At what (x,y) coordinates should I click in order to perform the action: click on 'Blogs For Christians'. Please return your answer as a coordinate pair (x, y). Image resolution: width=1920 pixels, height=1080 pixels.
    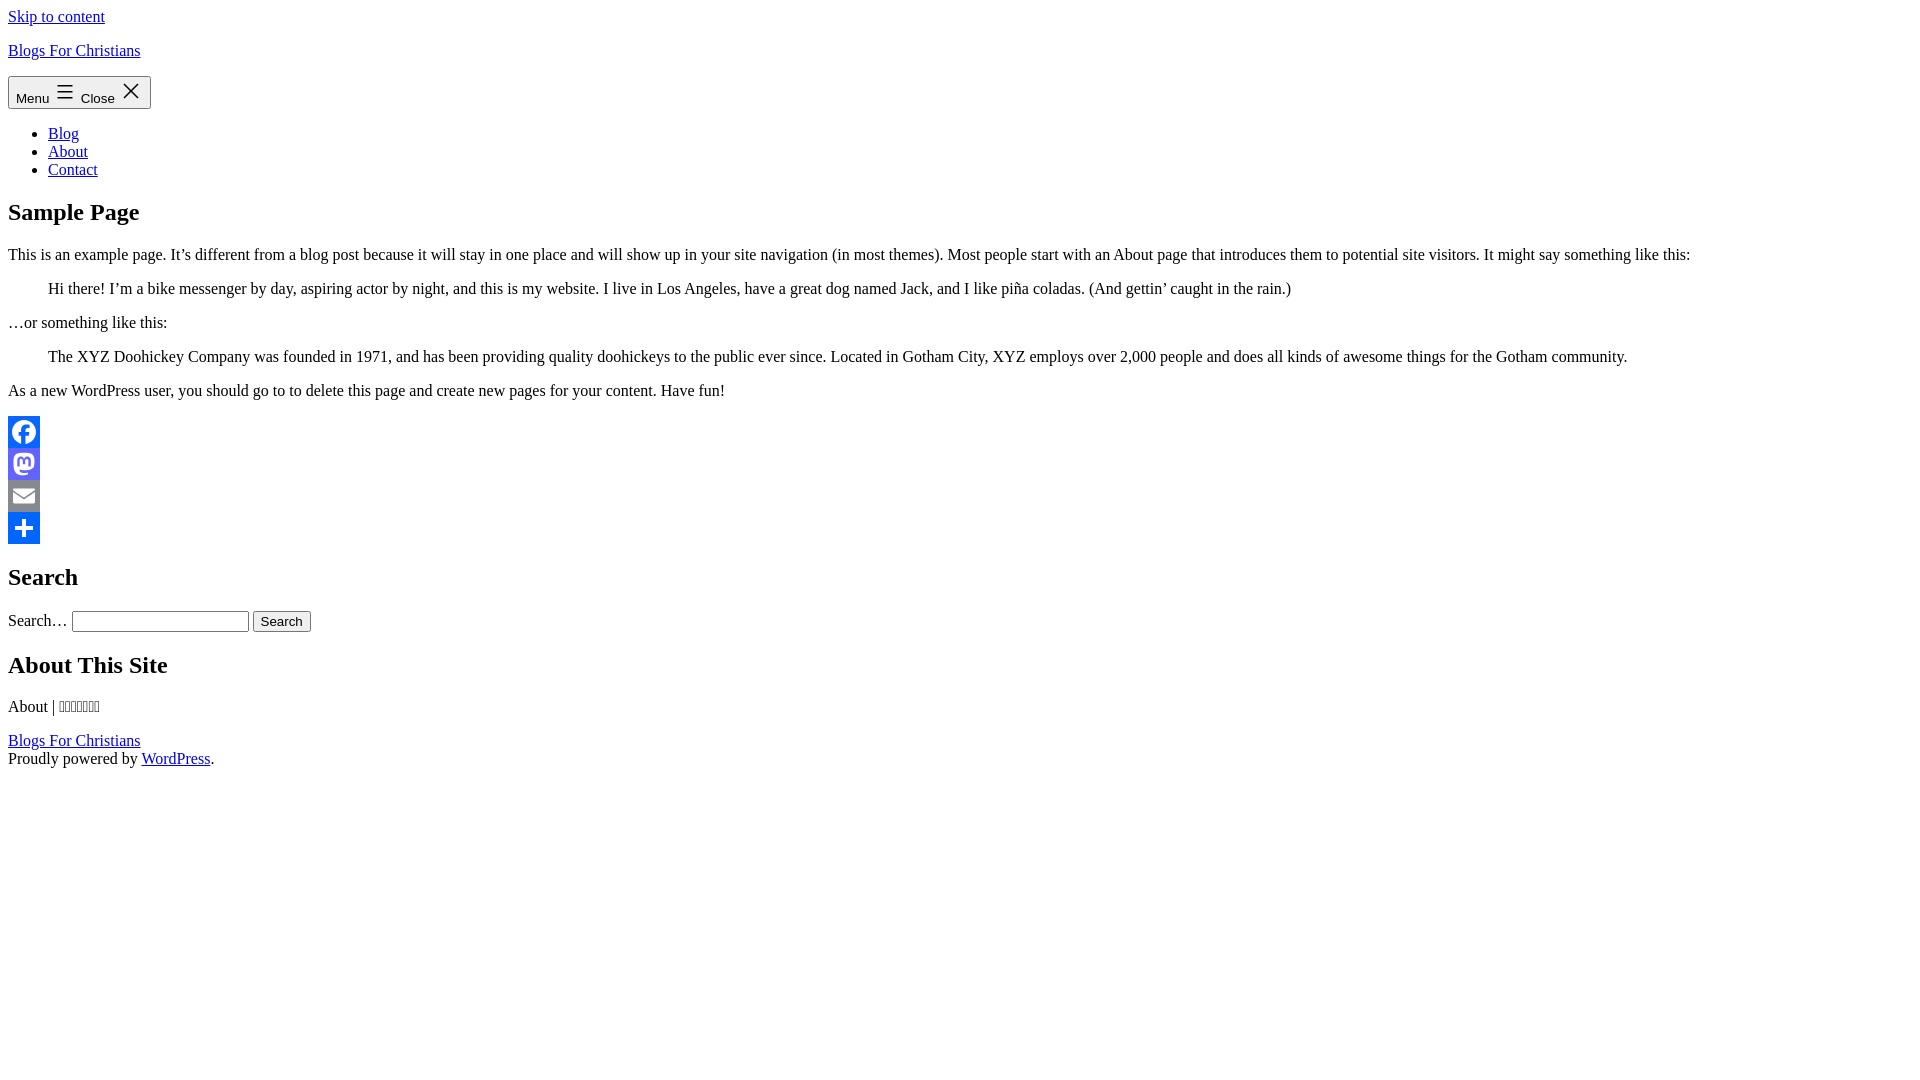
    Looking at the image, I should click on (73, 49).